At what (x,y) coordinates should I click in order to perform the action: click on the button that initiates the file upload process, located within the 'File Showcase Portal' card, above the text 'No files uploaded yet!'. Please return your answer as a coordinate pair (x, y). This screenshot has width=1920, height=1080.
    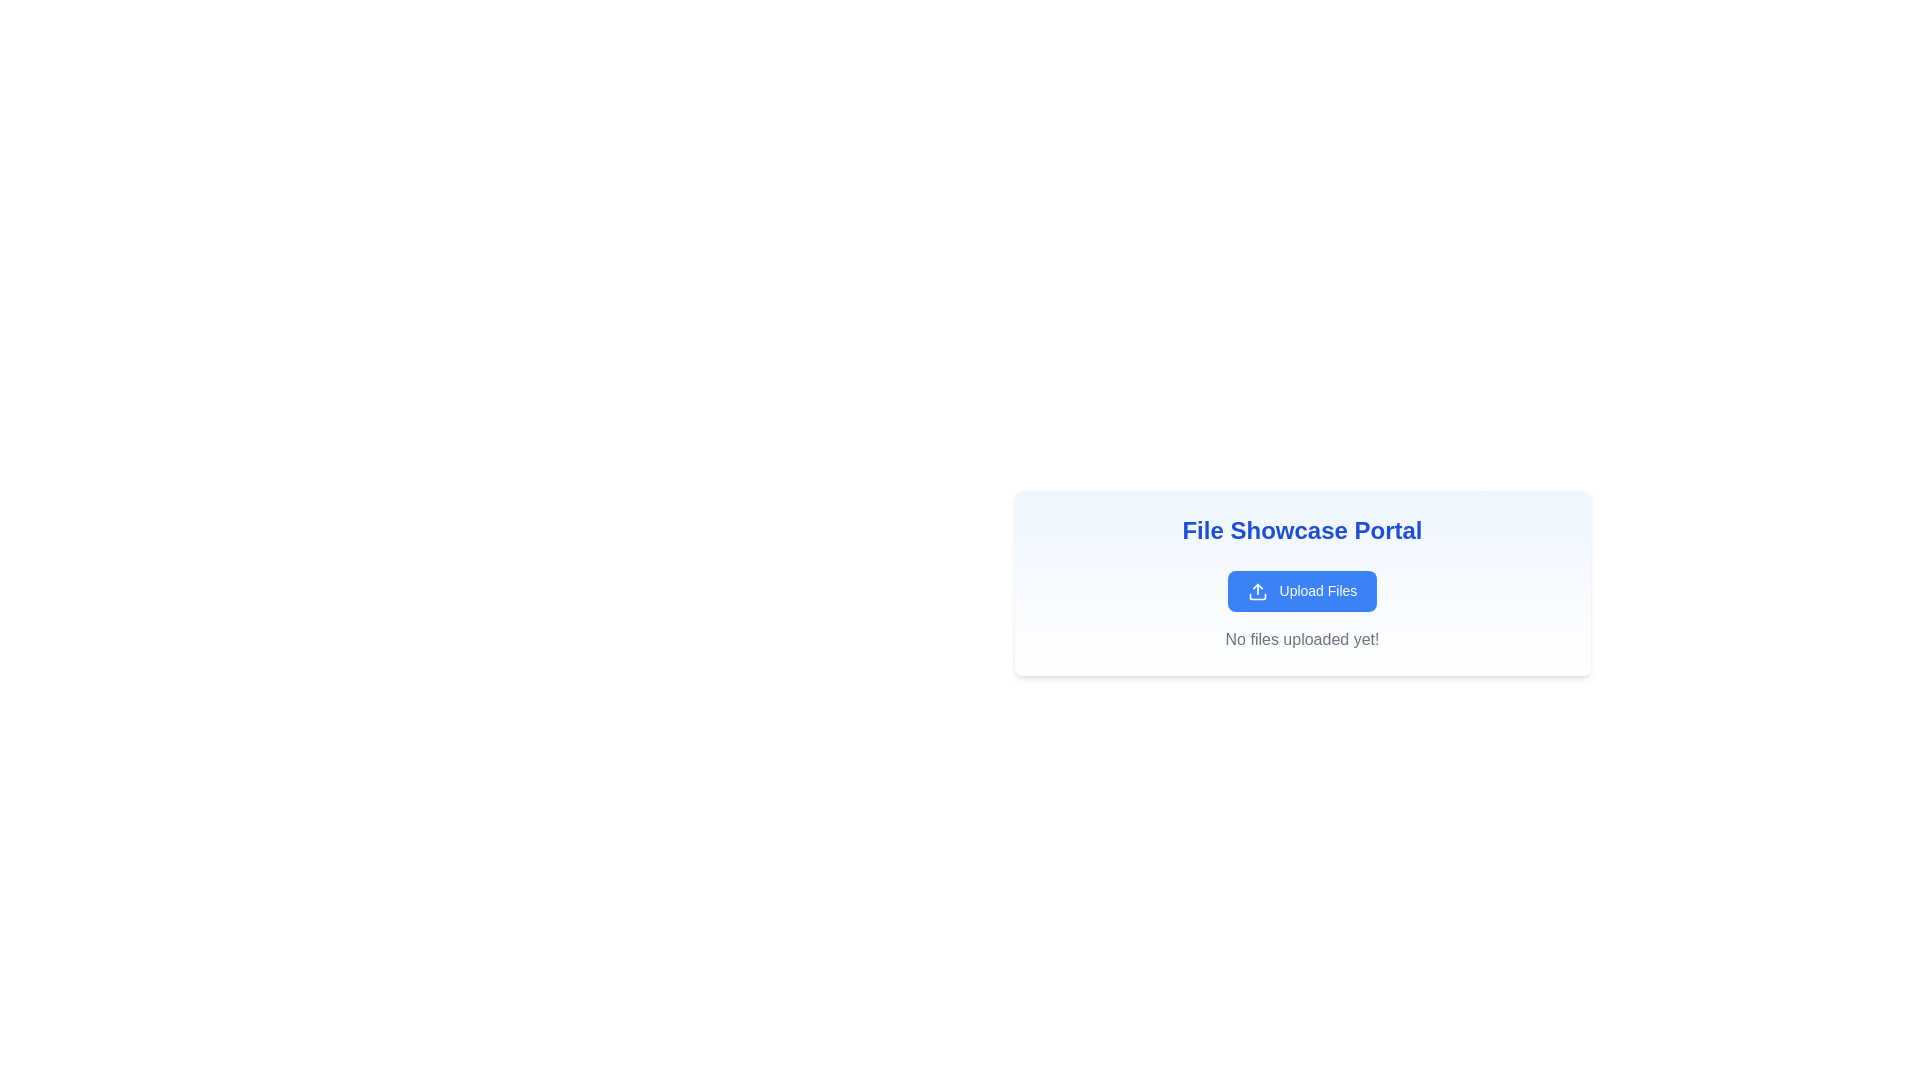
    Looking at the image, I should click on (1302, 590).